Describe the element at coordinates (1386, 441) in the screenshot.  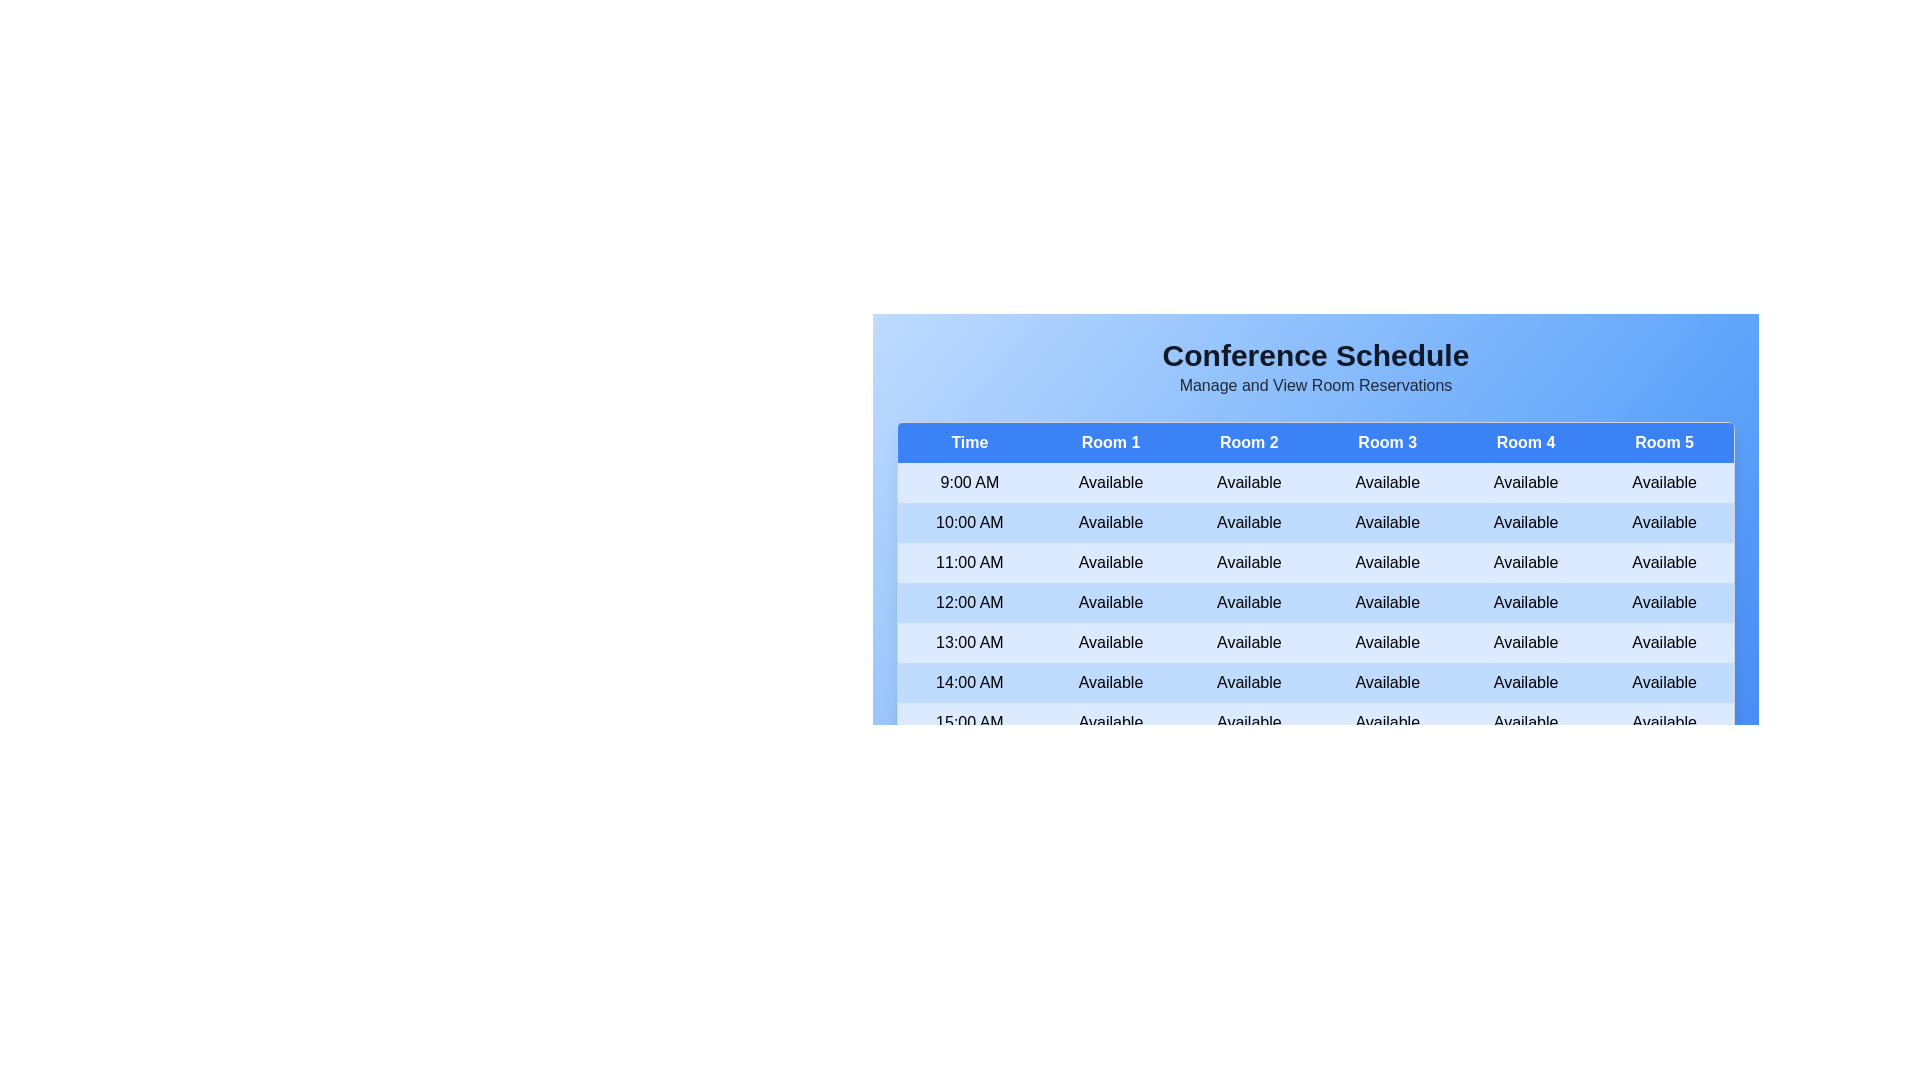
I see `the header of Room 3 to sort the table by that column` at that location.